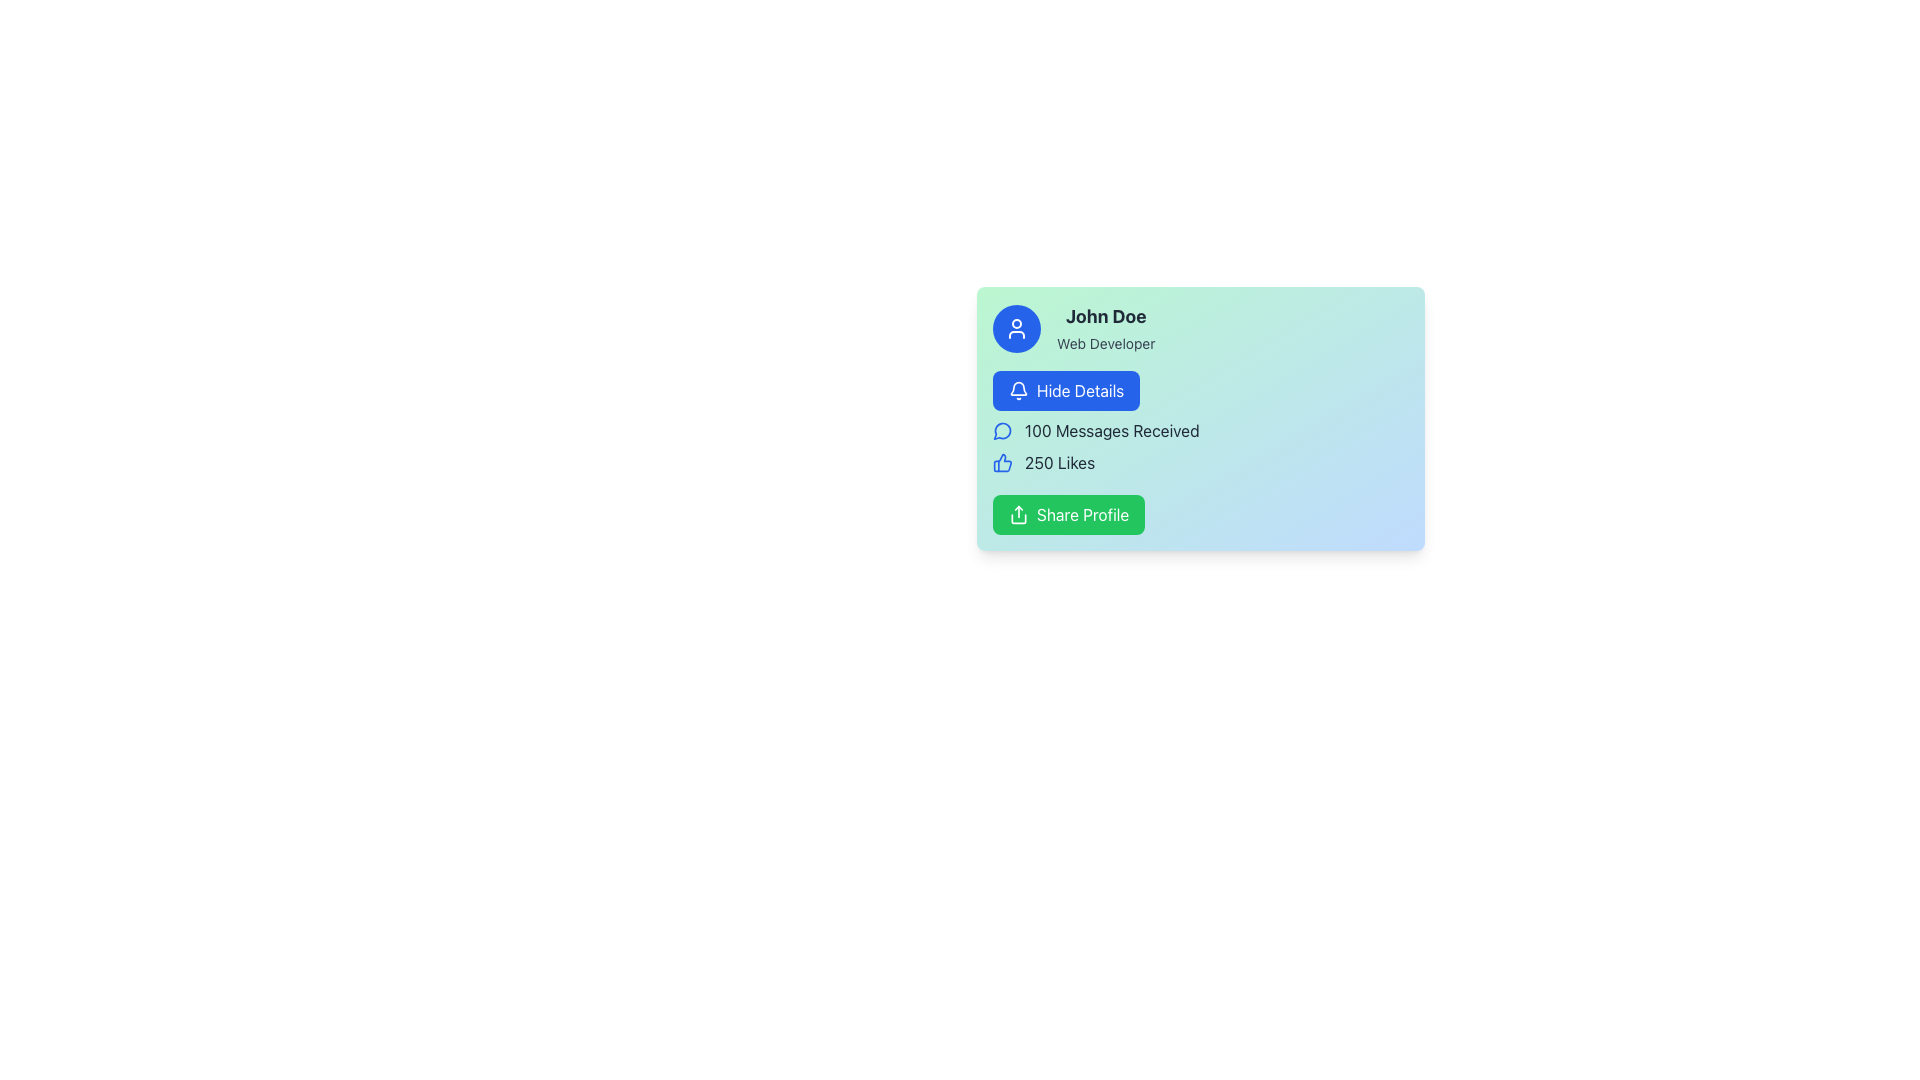 This screenshot has height=1080, width=1920. Describe the element at coordinates (1003, 462) in the screenshot. I see `the appearance of the likes icon located immediately to the left of the text '250 Likes', which serves as a visual representation for the likes count` at that location.